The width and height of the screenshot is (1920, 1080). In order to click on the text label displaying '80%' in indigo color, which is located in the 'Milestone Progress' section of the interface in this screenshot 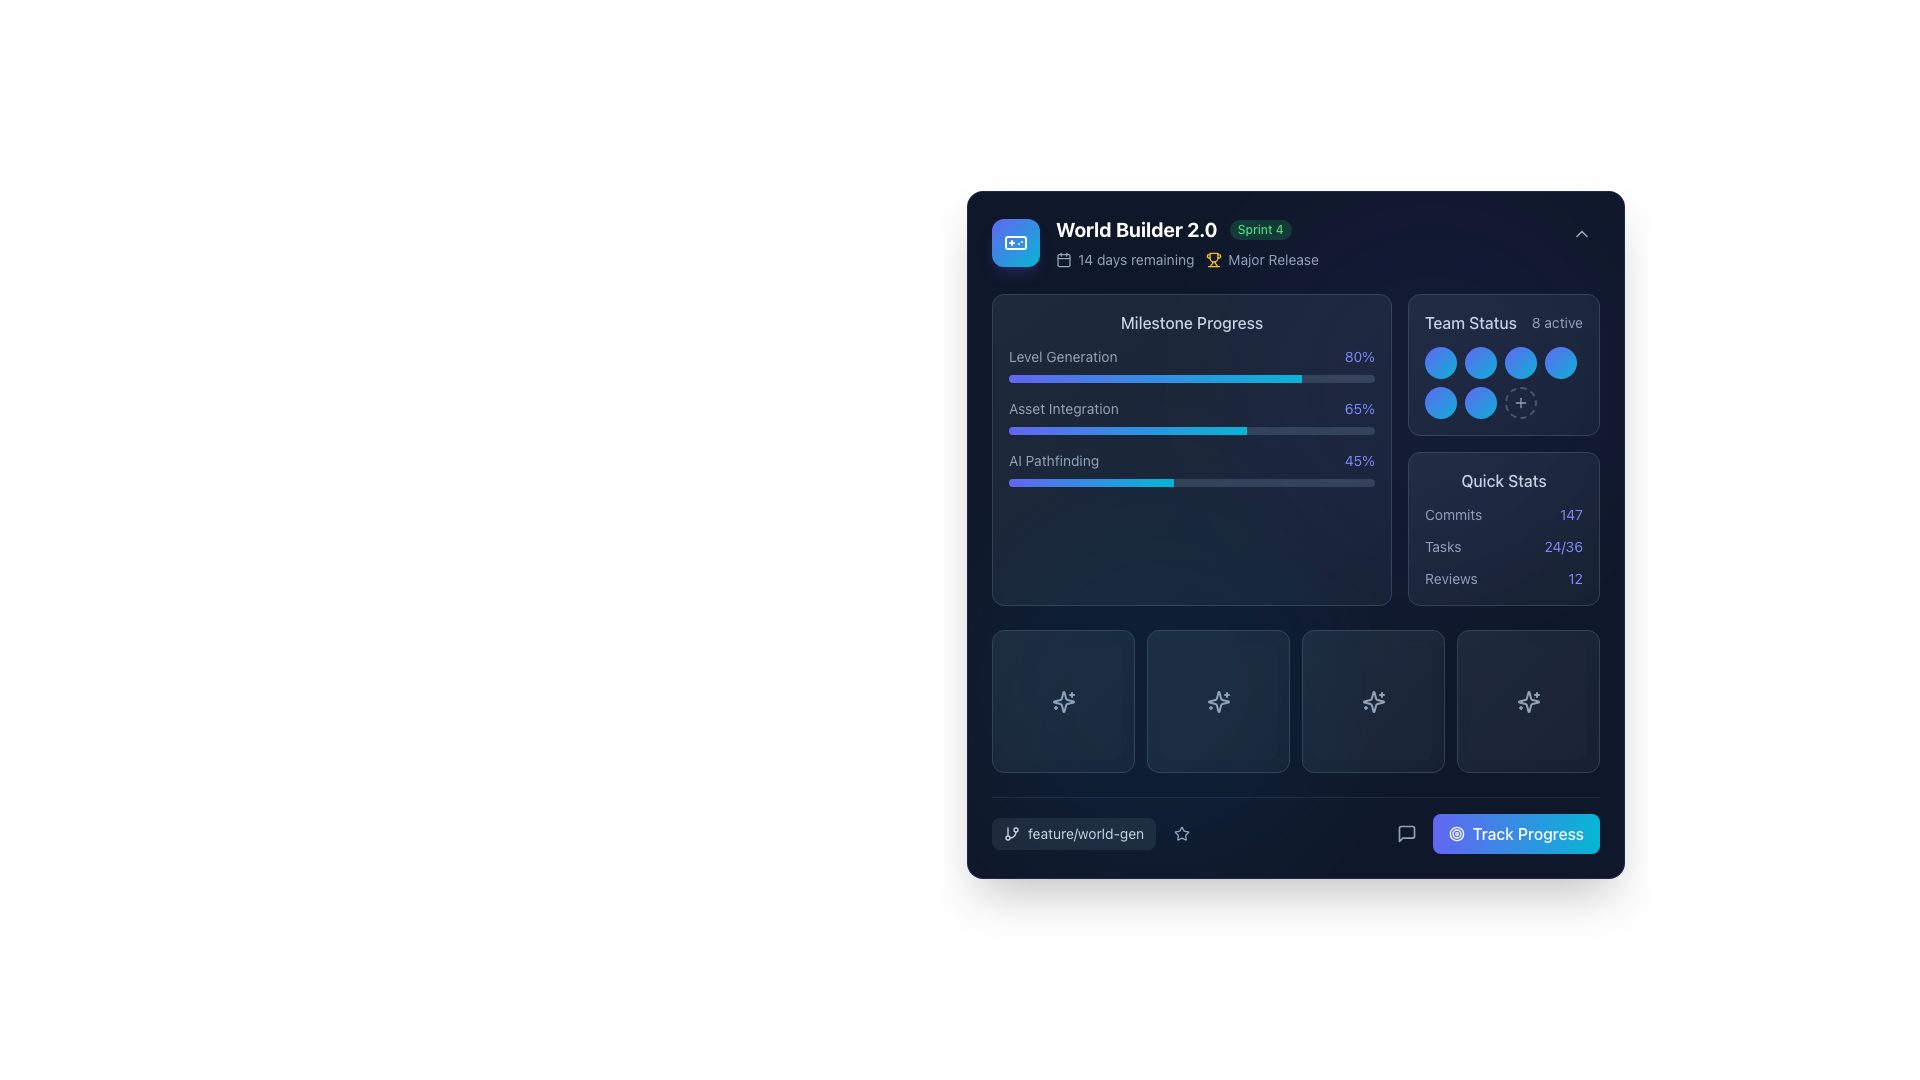, I will do `click(1359, 356)`.